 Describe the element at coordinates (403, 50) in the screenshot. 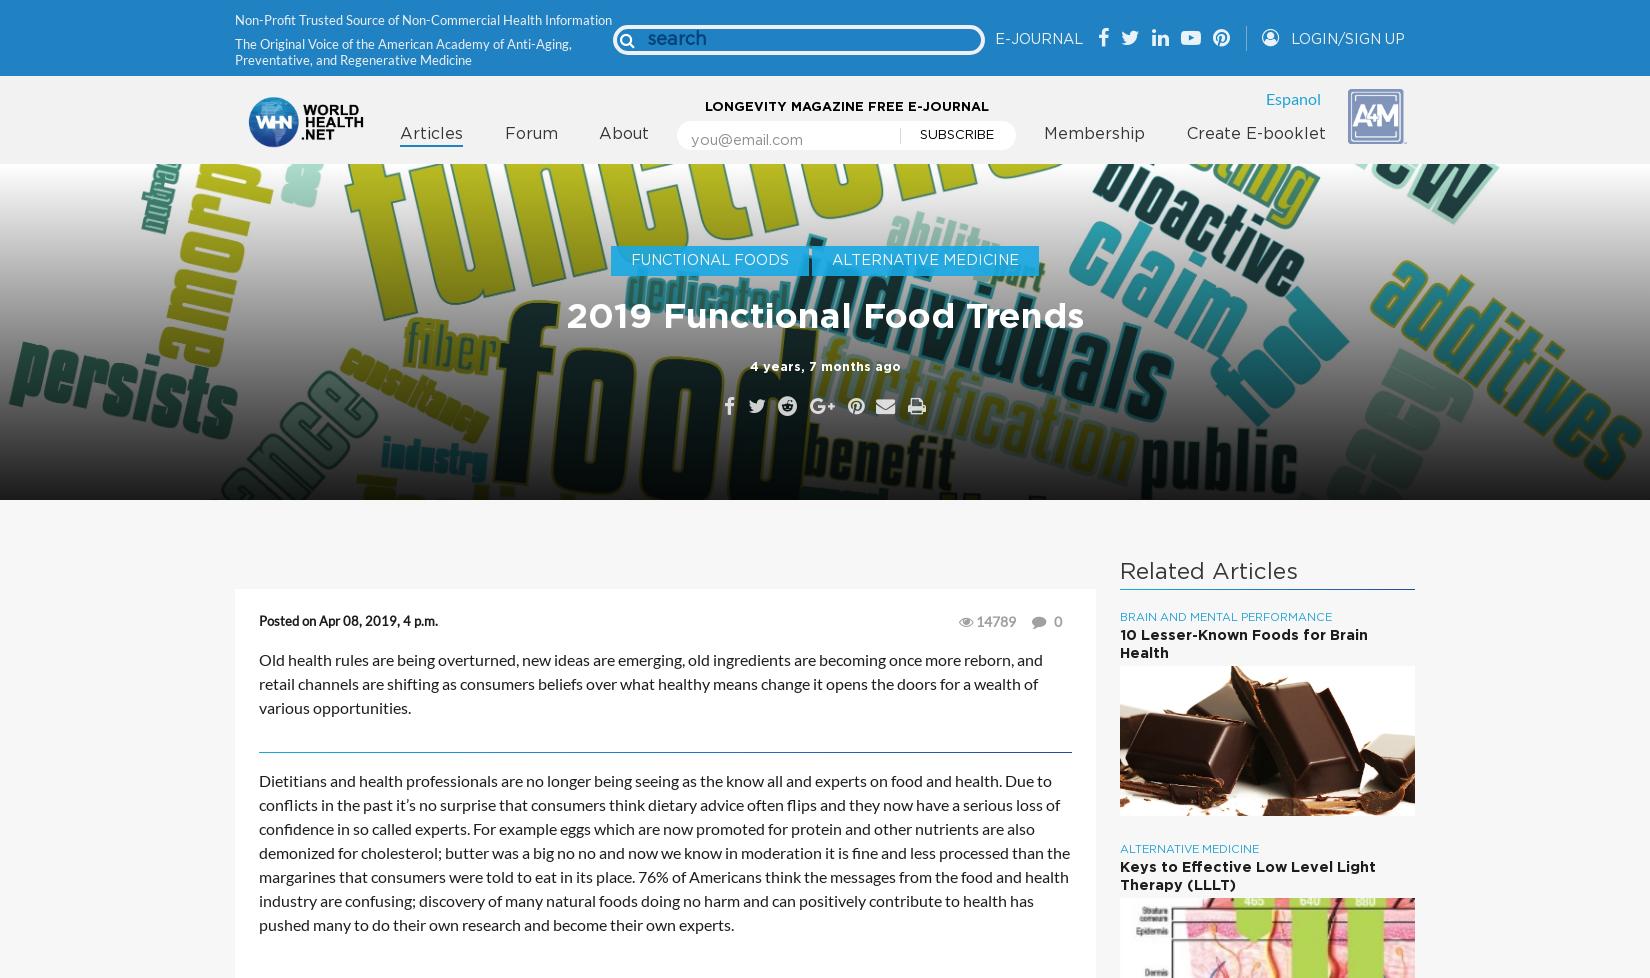

I see `'The Original Voice of the American Academy of Anti-Aging, Preventative, and Regenerative Medicine'` at that location.